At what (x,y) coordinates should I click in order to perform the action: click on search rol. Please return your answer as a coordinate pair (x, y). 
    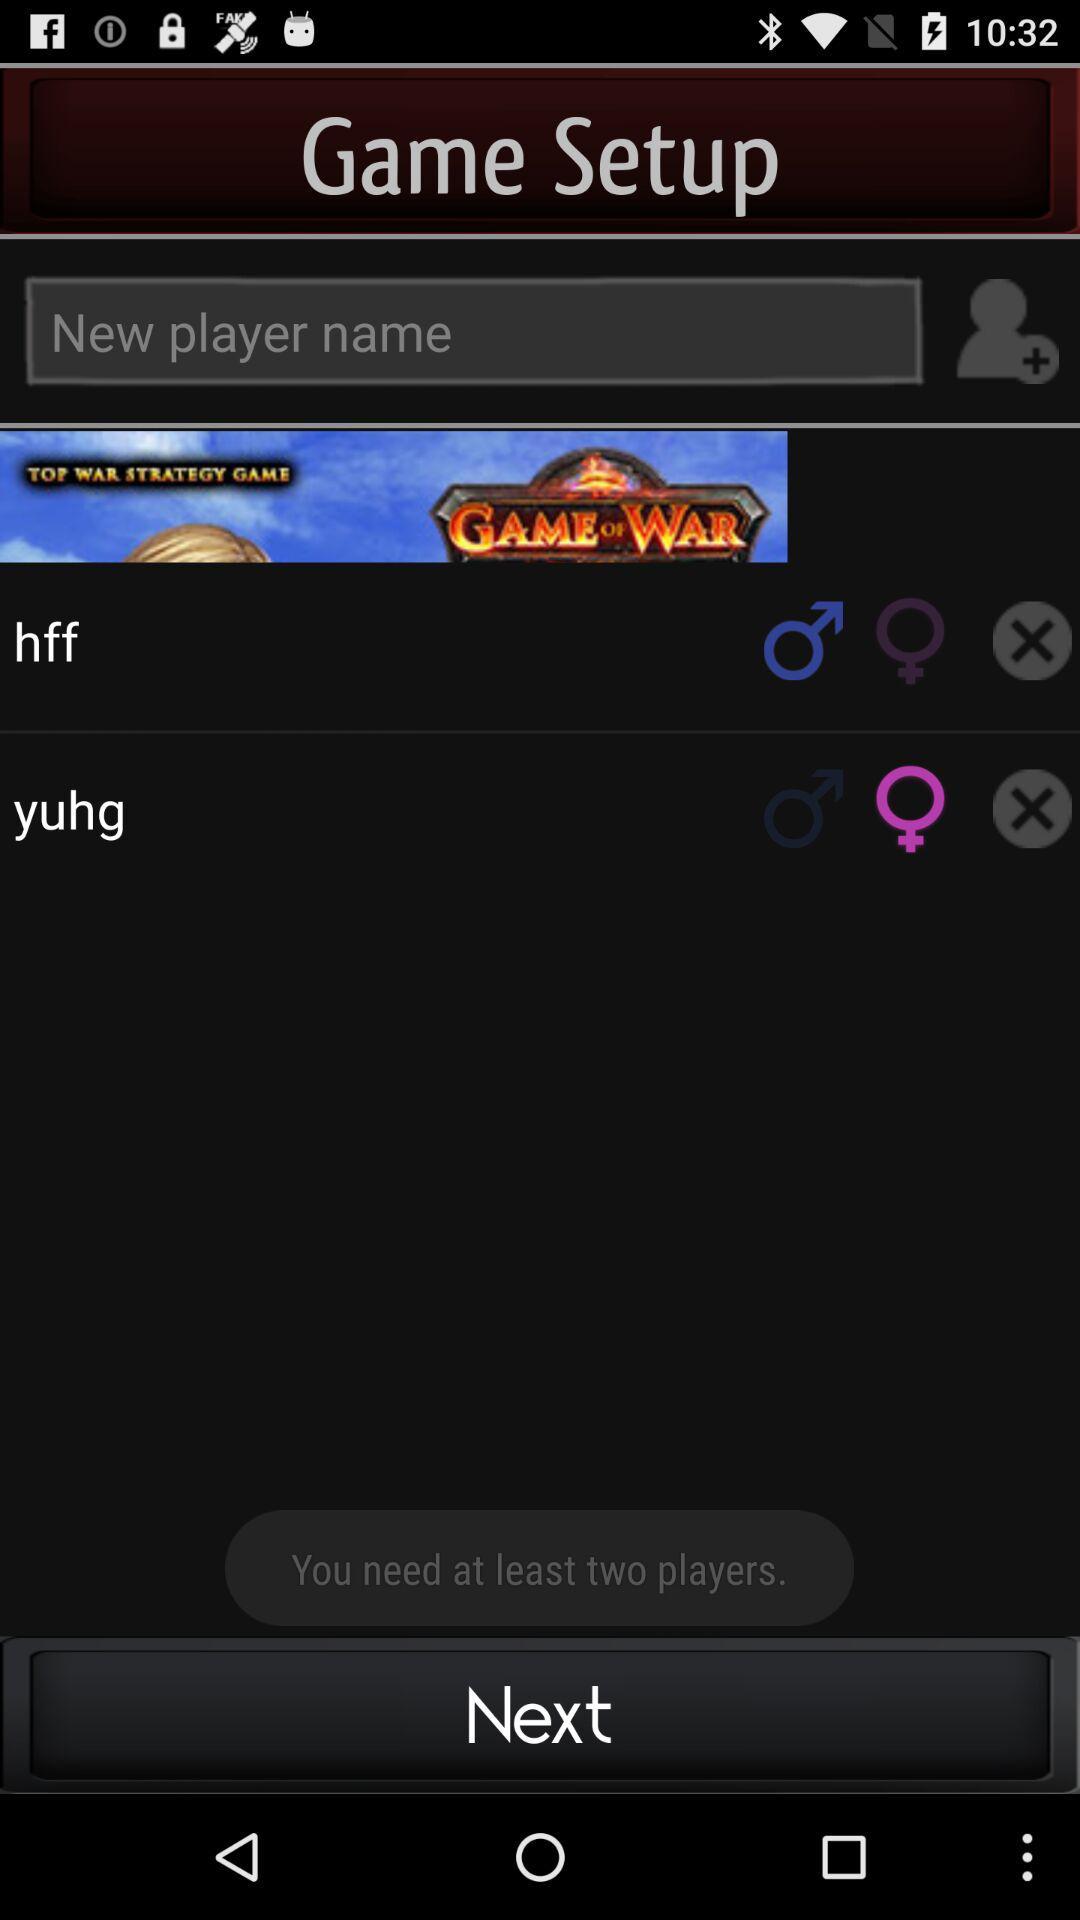
    Looking at the image, I should click on (802, 640).